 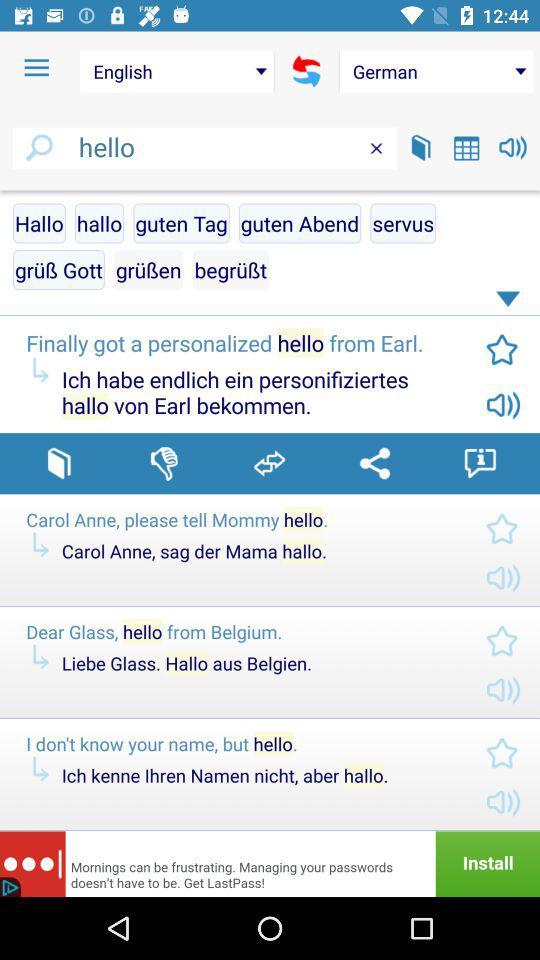 What do you see at coordinates (376, 147) in the screenshot?
I see `the item above guten abend` at bounding box center [376, 147].